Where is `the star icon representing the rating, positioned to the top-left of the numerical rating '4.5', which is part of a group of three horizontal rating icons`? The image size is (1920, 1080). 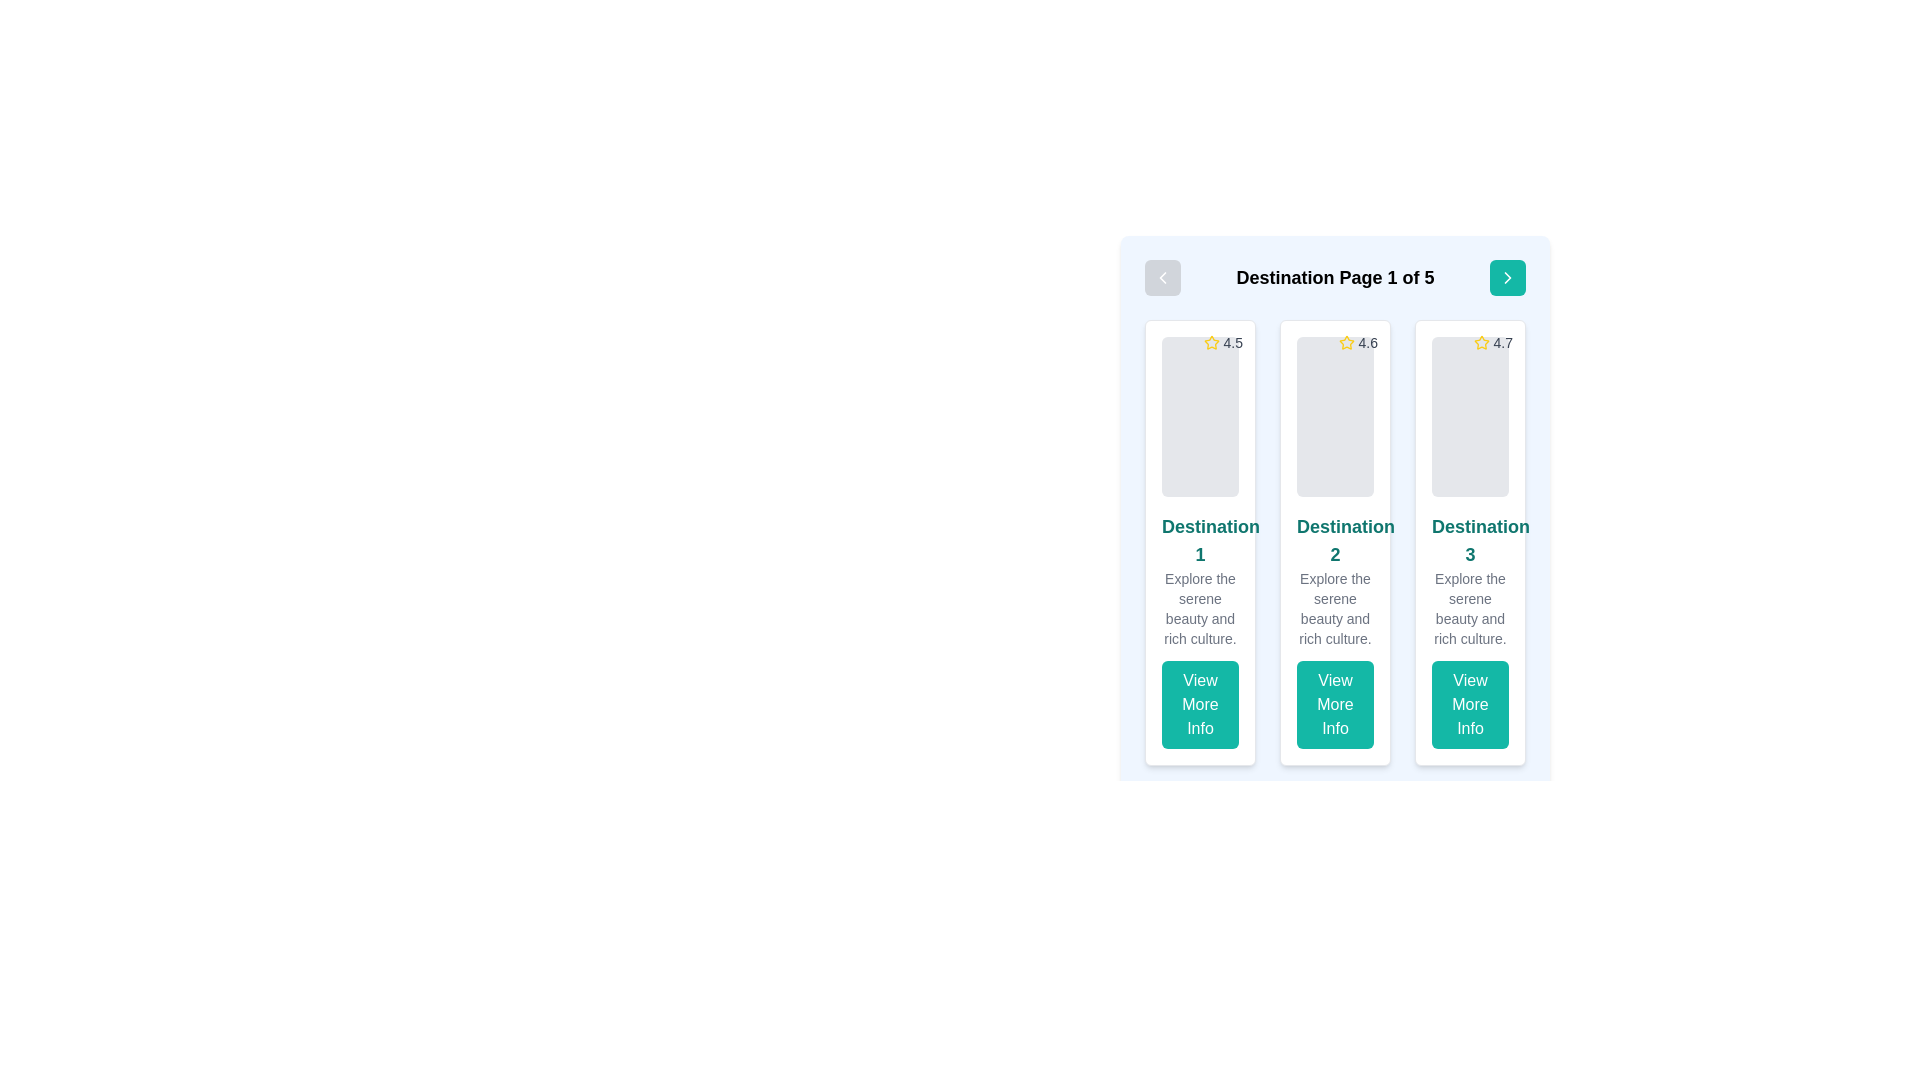 the star icon representing the rating, positioned to the top-left of the numerical rating '4.5', which is part of a group of three horizontal rating icons is located at coordinates (1346, 341).